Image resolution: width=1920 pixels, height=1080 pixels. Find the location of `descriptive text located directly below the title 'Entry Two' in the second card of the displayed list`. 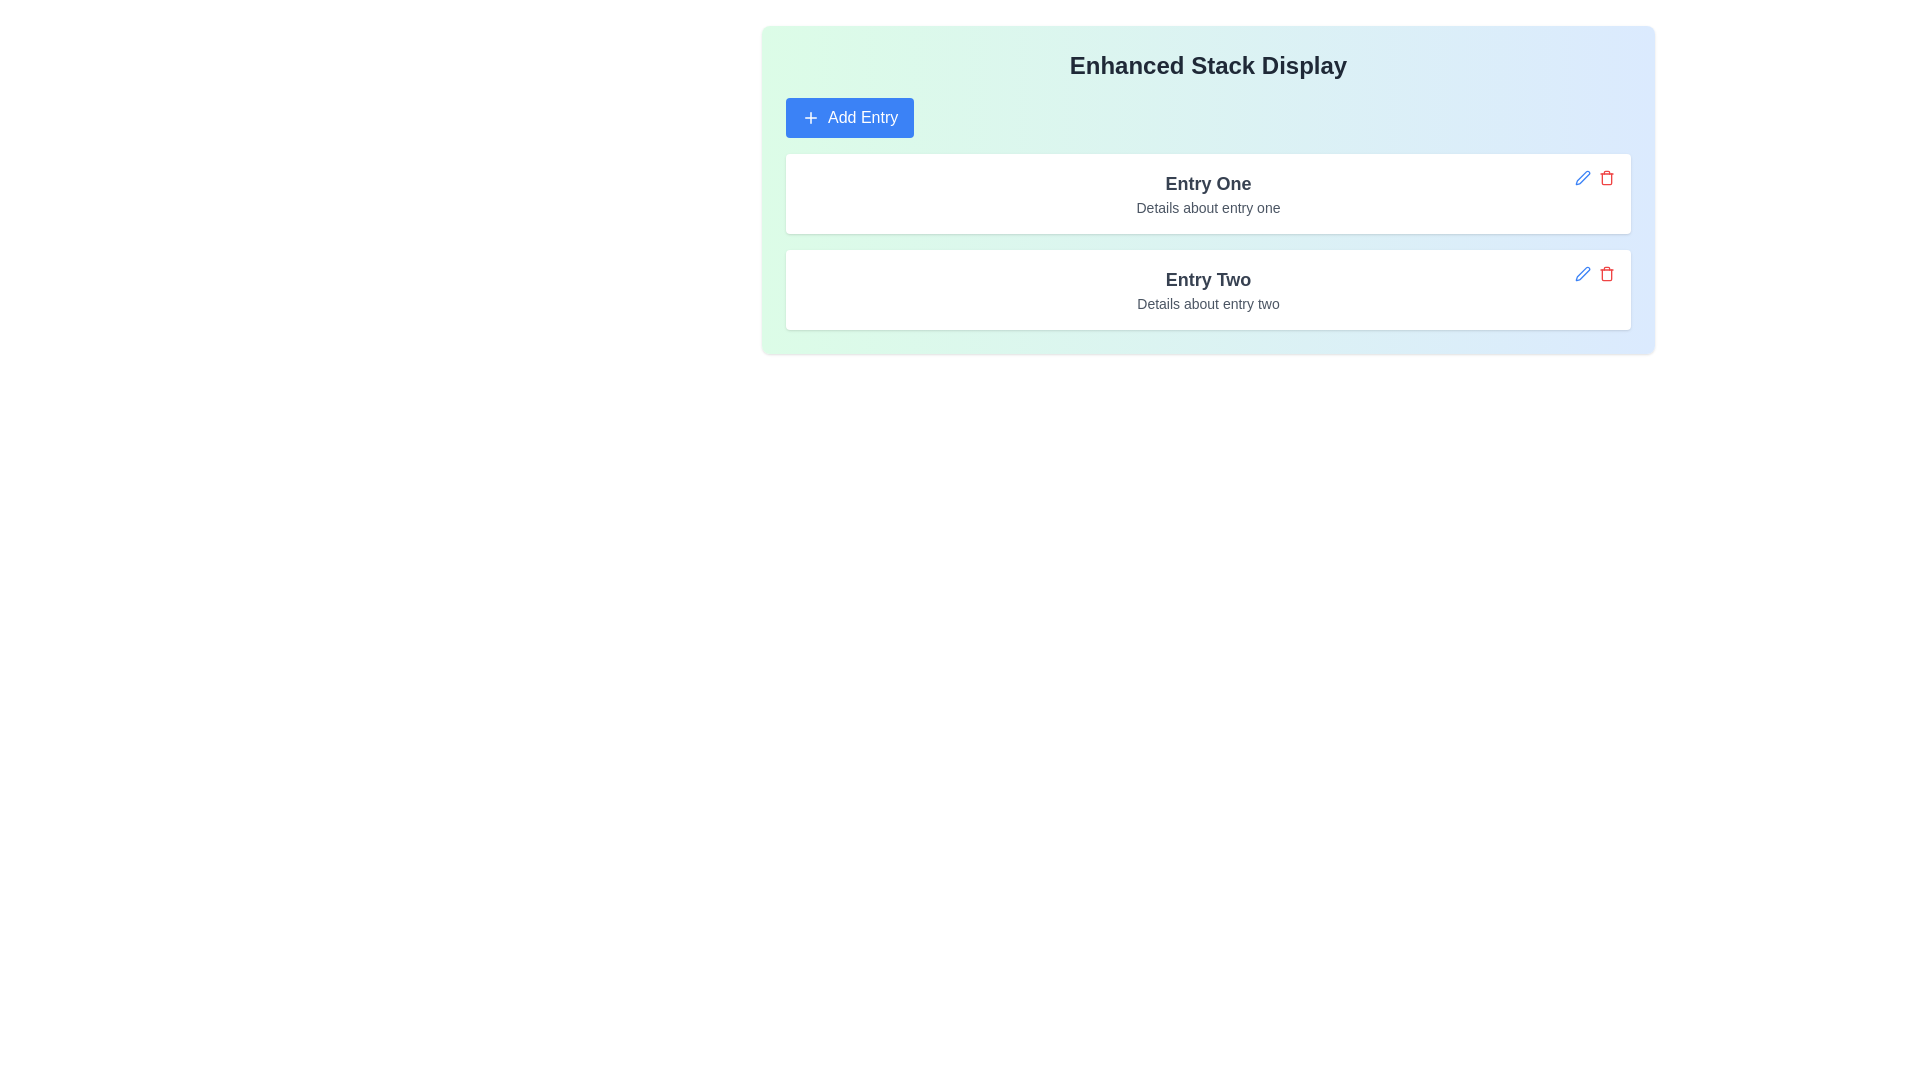

descriptive text located directly below the title 'Entry Two' in the second card of the displayed list is located at coordinates (1207, 304).